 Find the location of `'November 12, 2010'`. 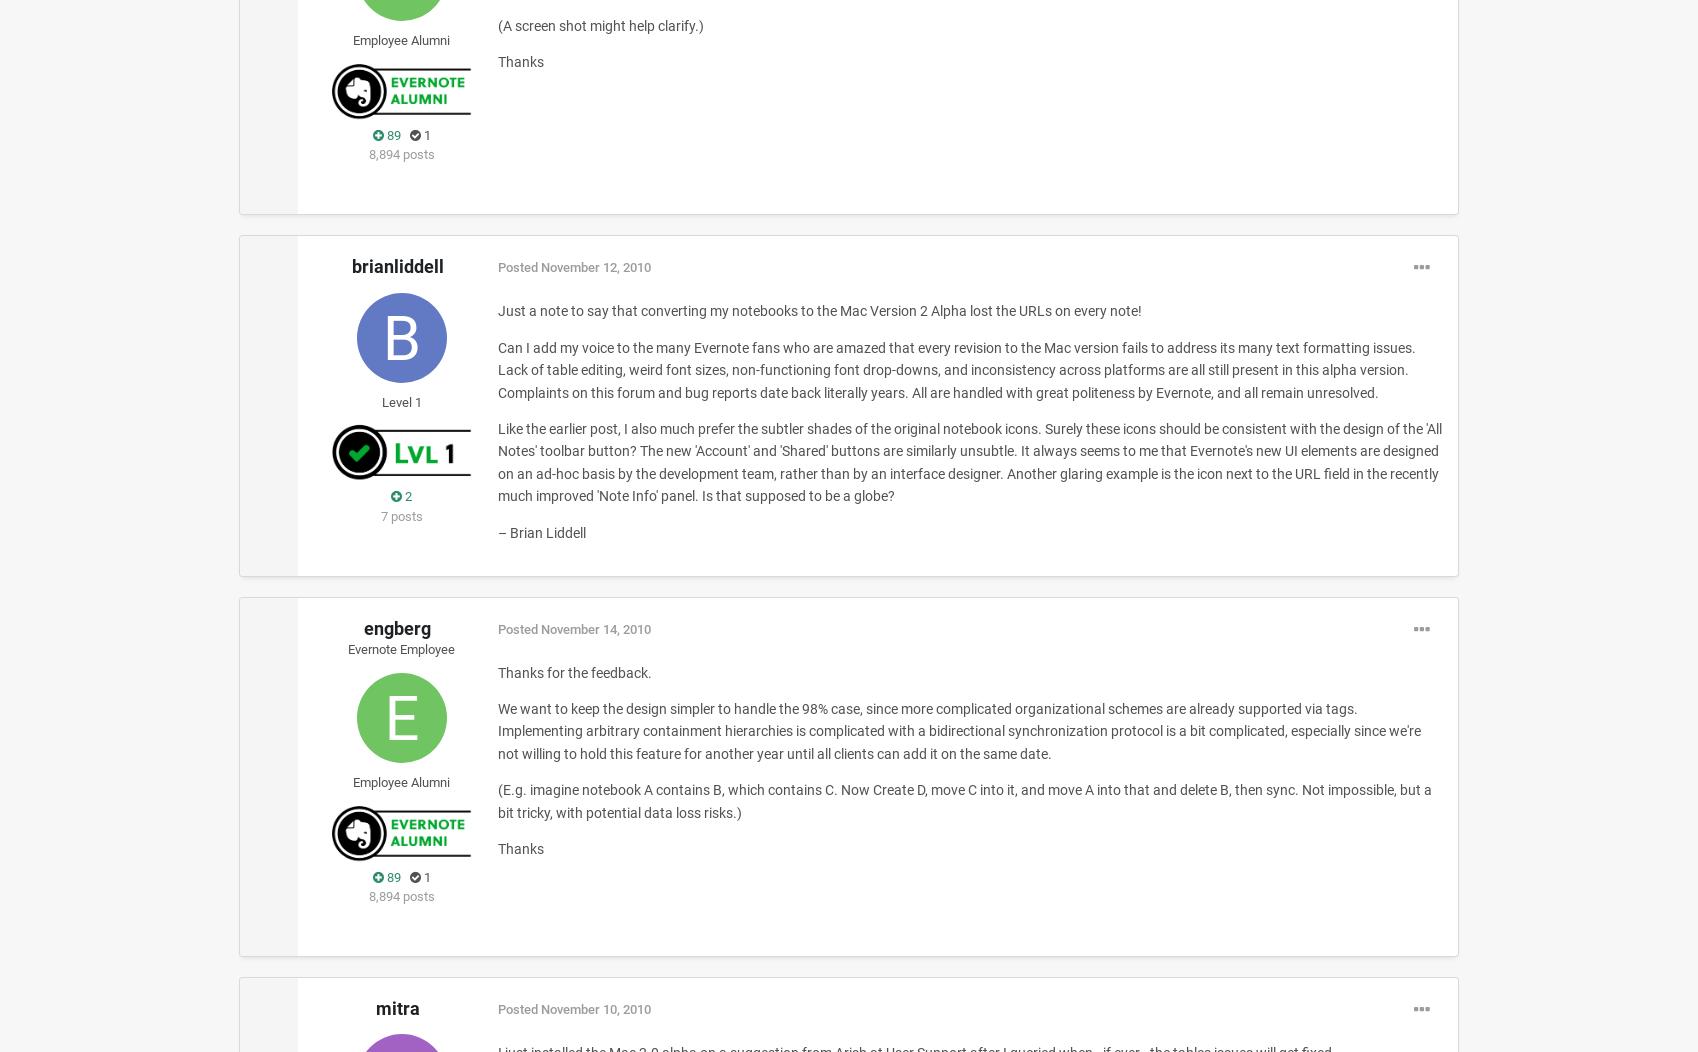

'November 12, 2010' is located at coordinates (594, 267).